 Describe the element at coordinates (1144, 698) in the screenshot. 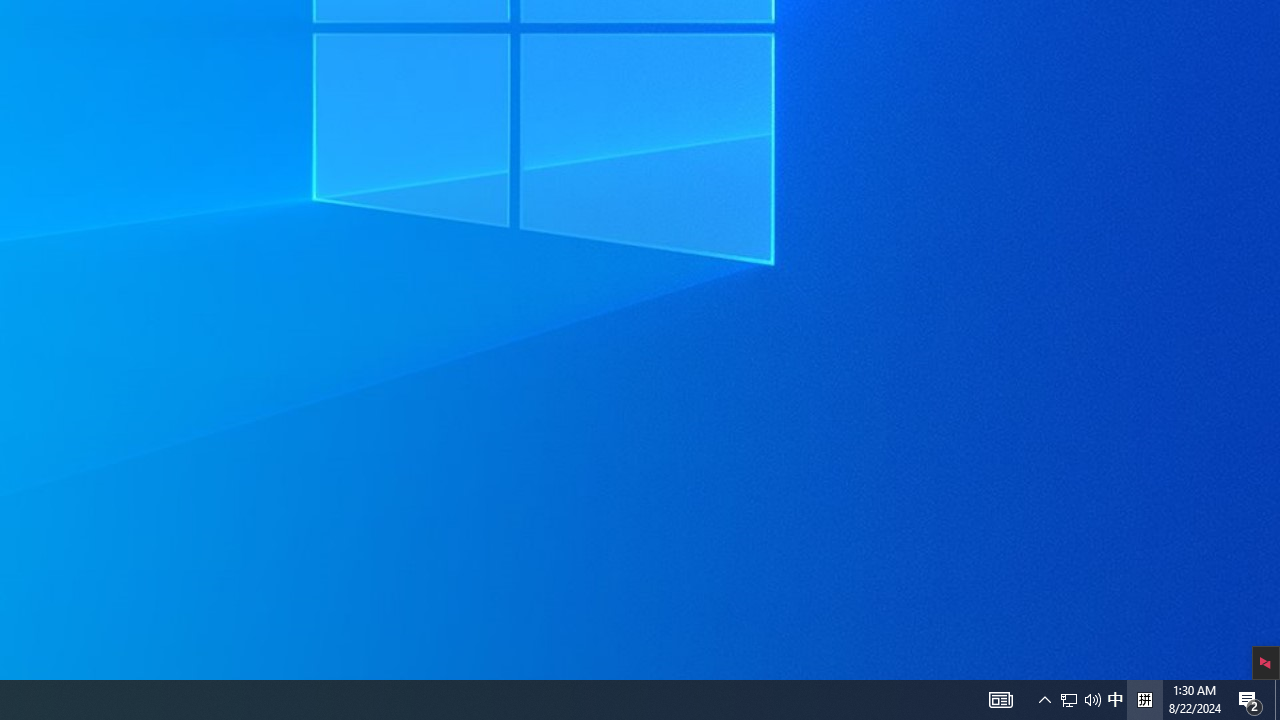

I see `'Q2790: 100%'` at that location.